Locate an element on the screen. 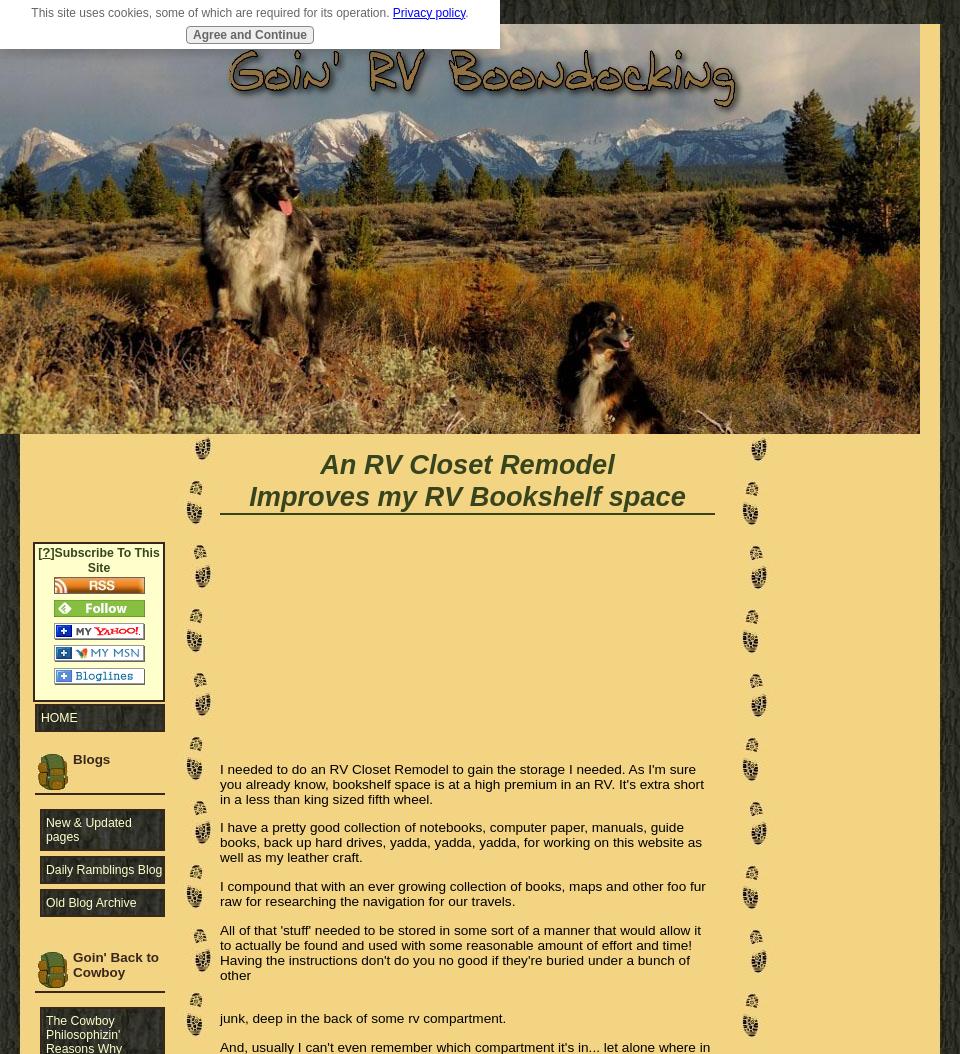 The width and height of the screenshot is (960, 1054). 'Goin' Back to Cowboy' is located at coordinates (115, 963).